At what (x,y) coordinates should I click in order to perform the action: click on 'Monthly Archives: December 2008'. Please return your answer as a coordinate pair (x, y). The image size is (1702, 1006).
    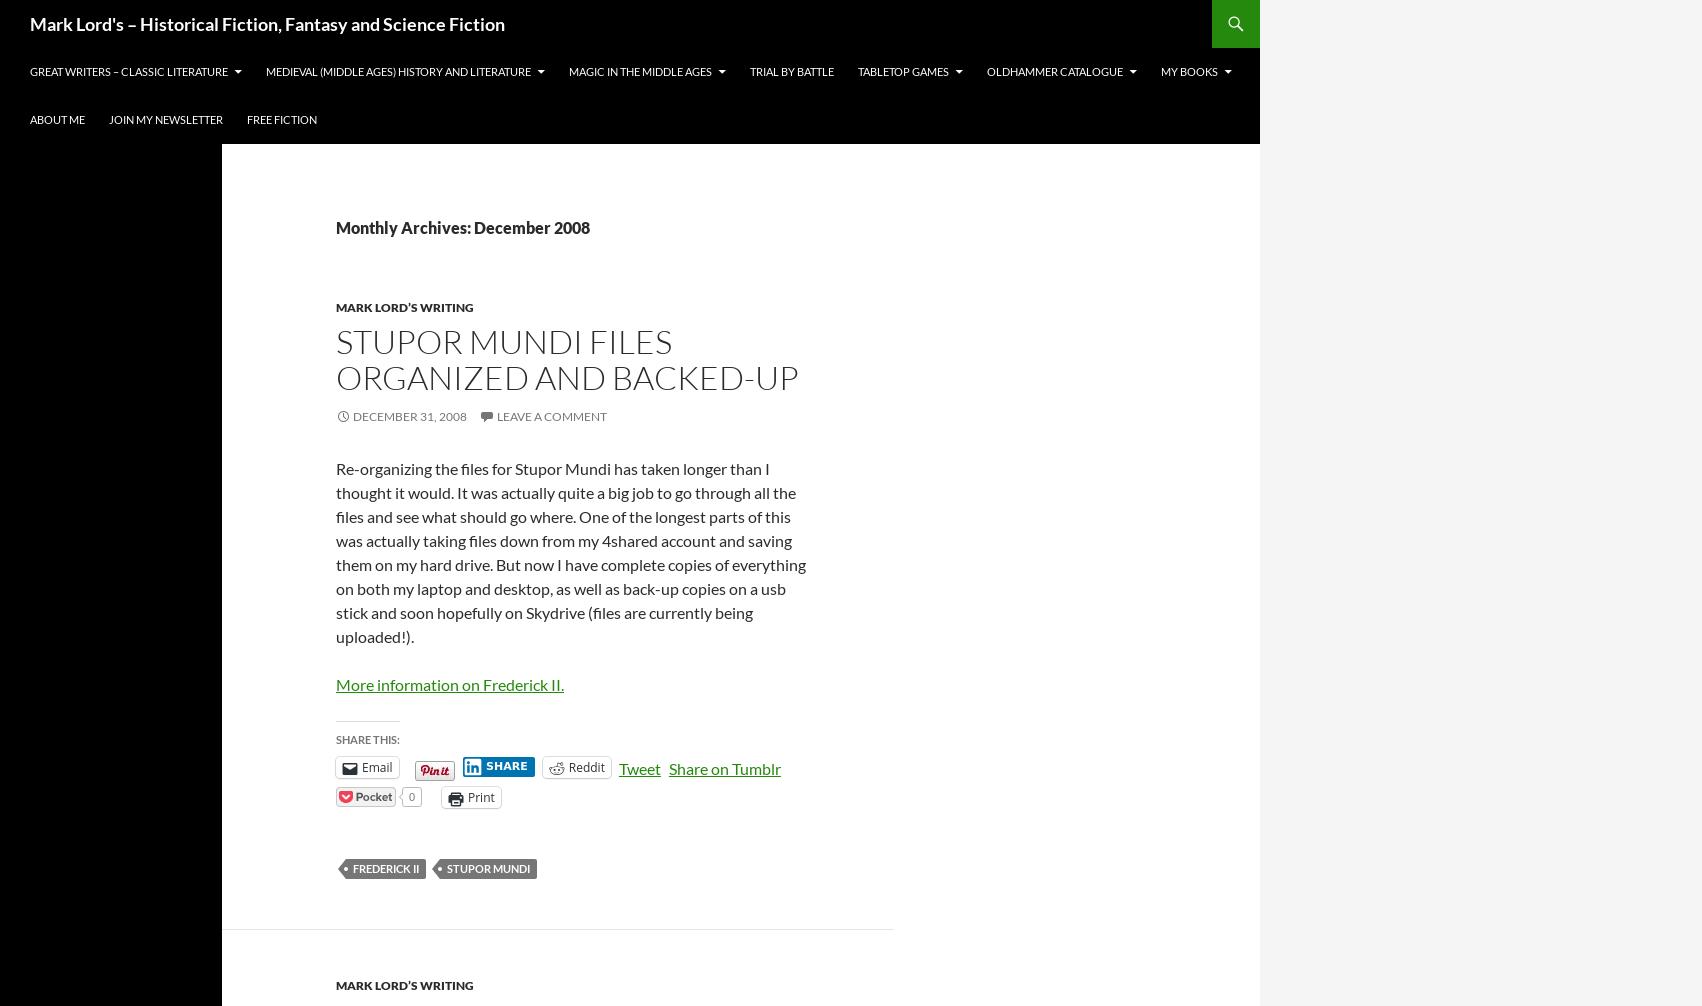
    Looking at the image, I should click on (461, 227).